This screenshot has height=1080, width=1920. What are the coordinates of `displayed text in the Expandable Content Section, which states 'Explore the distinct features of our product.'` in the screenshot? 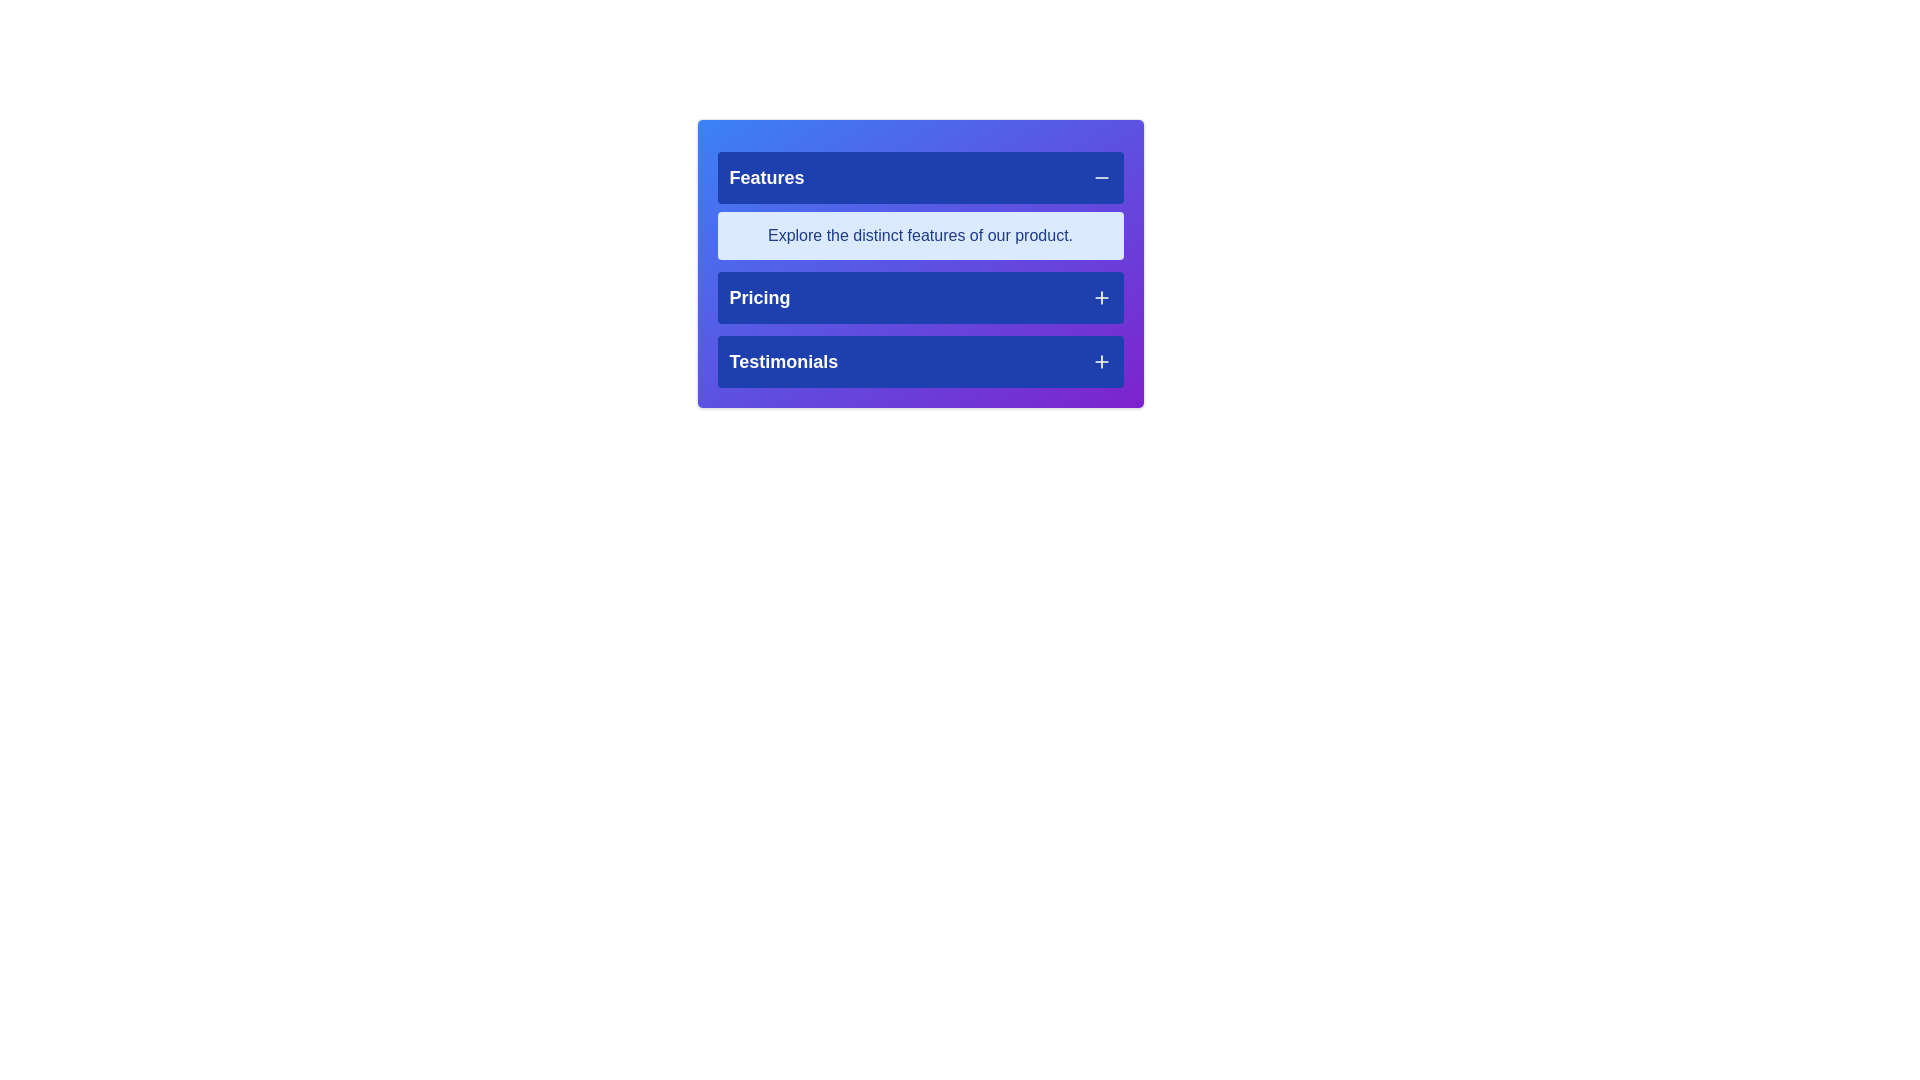 It's located at (919, 205).